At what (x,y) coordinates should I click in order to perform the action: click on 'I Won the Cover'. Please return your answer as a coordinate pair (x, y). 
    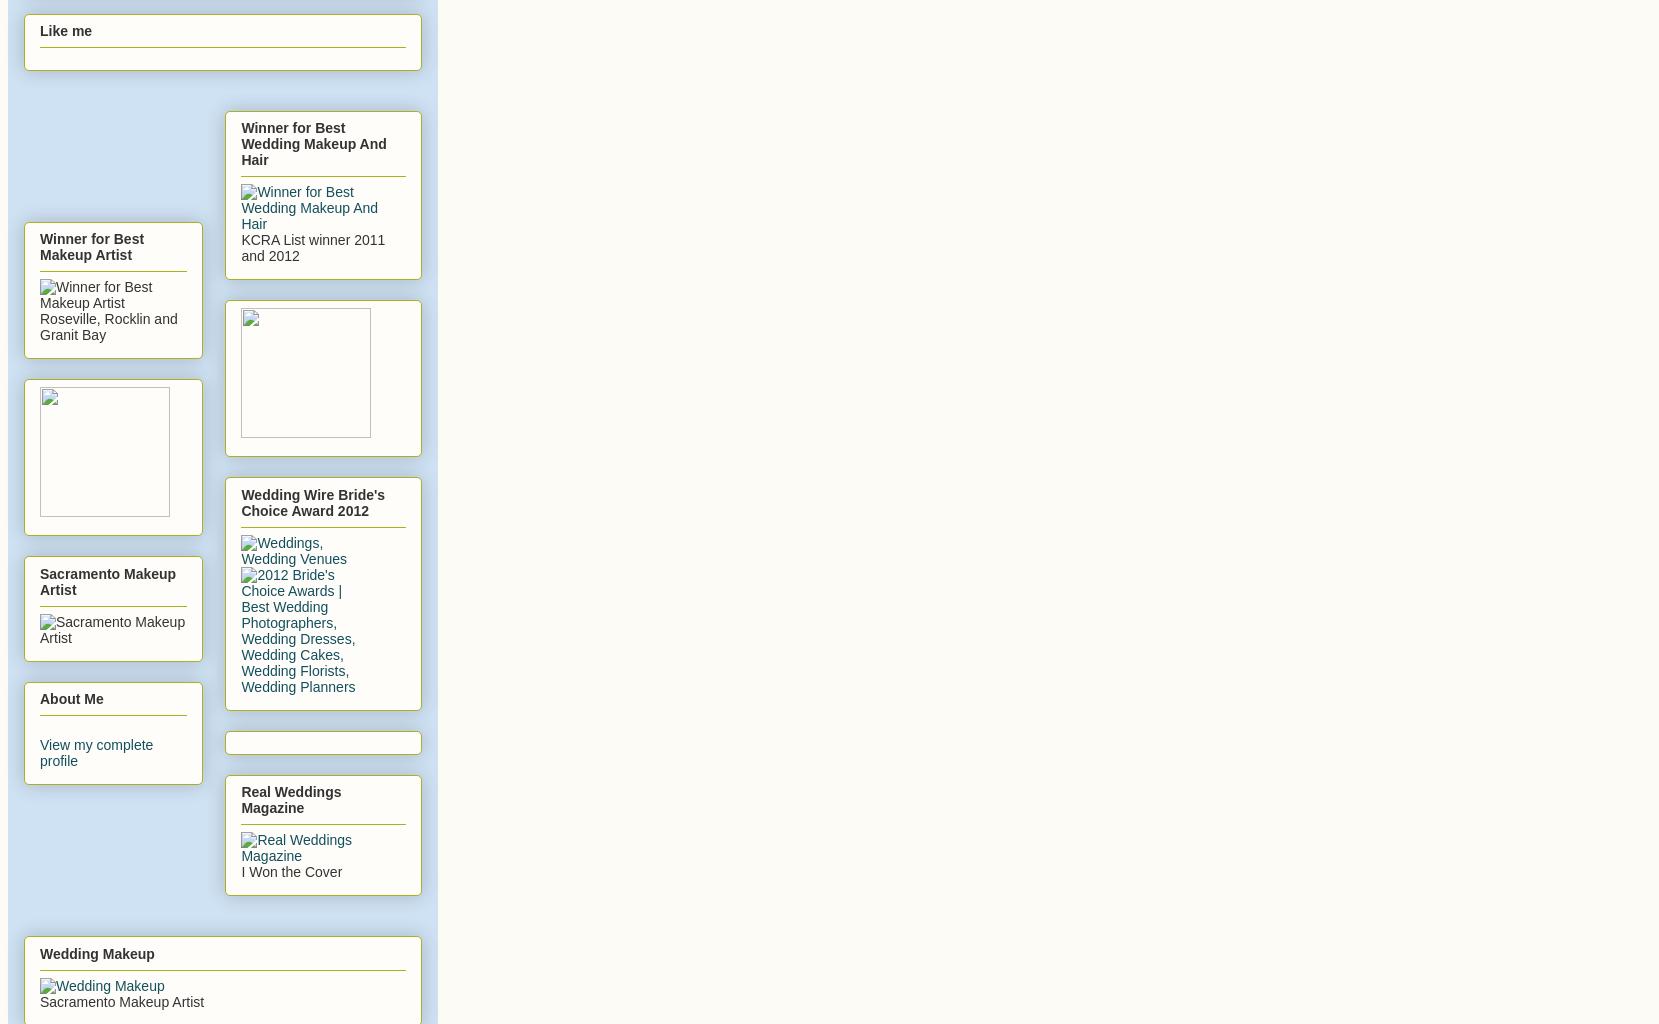
    Looking at the image, I should click on (290, 872).